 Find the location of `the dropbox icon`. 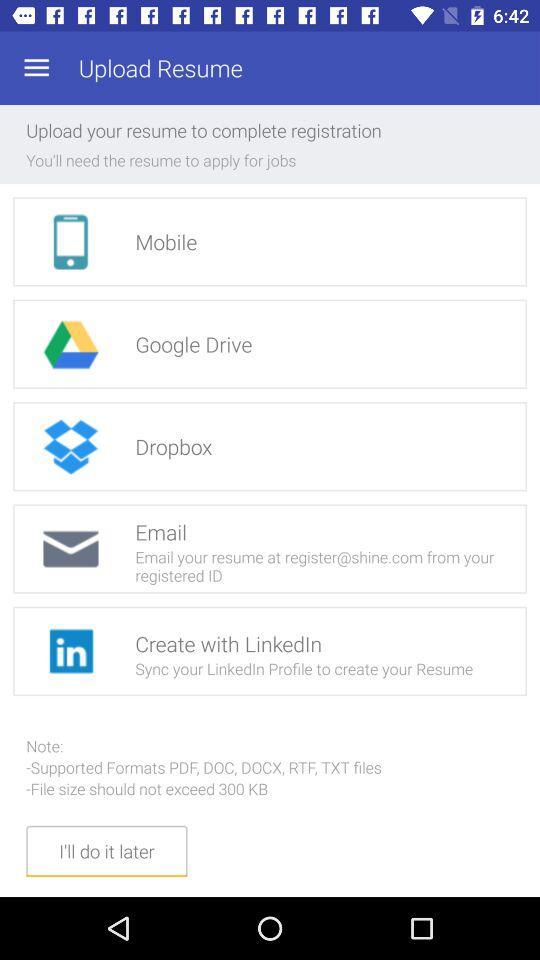

the dropbox icon is located at coordinates (69, 446).